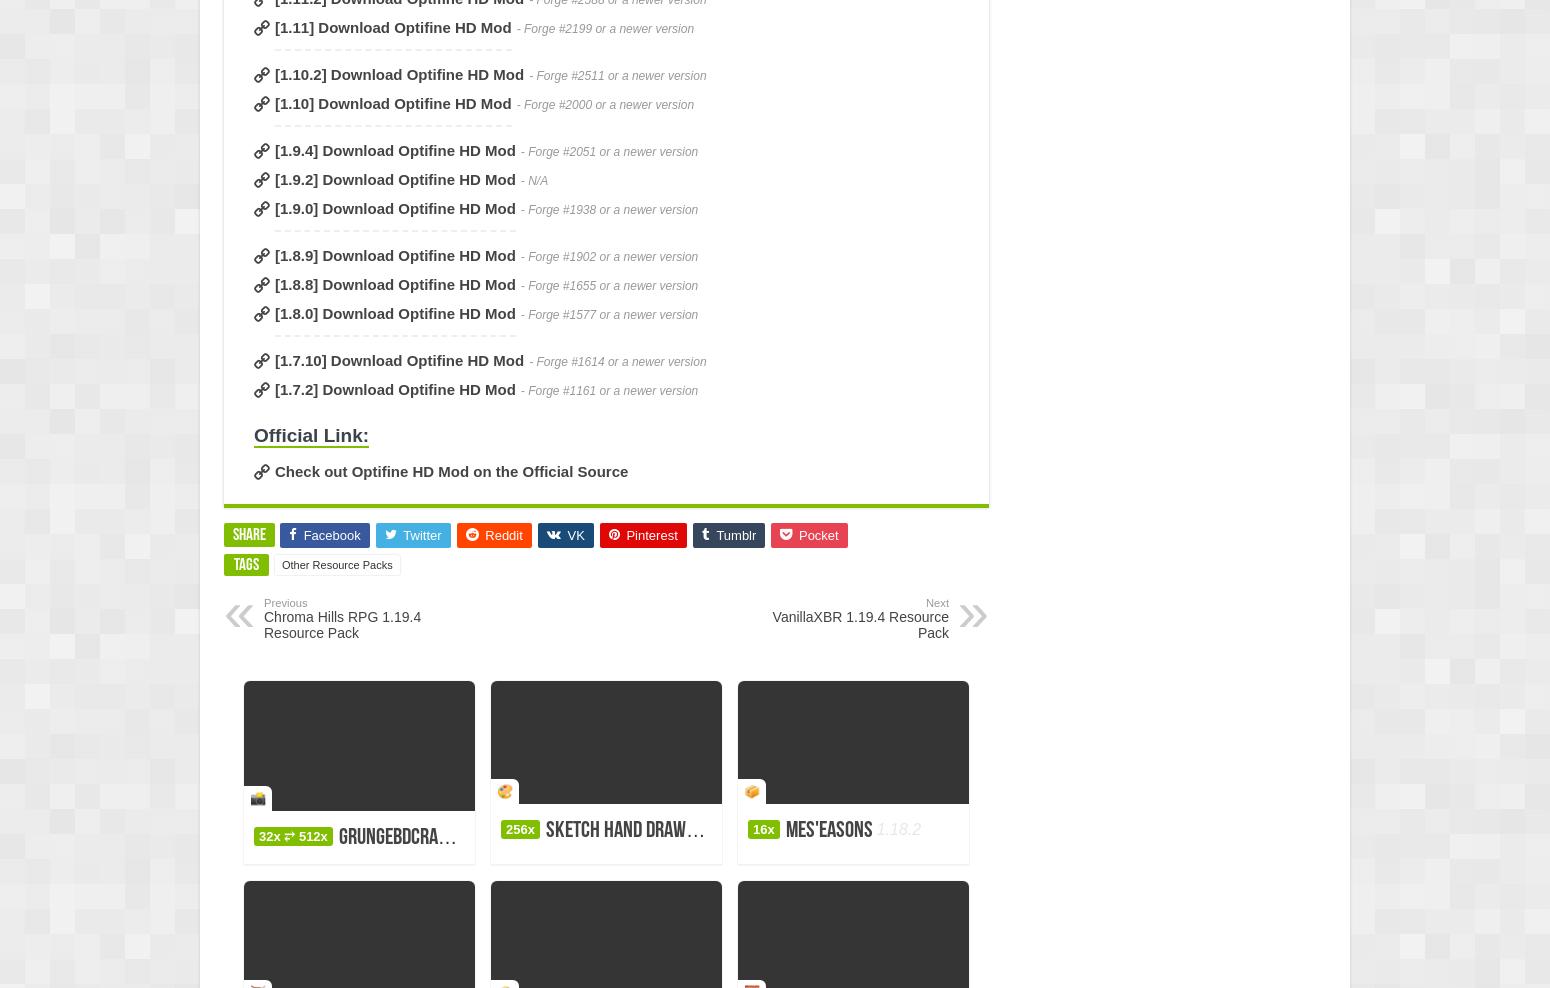 The width and height of the screenshot is (1550, 988). What do you see at coordinates (717, 829) in the screenshot?
I see `'1.8.9'` at bounding box center [717, 829].